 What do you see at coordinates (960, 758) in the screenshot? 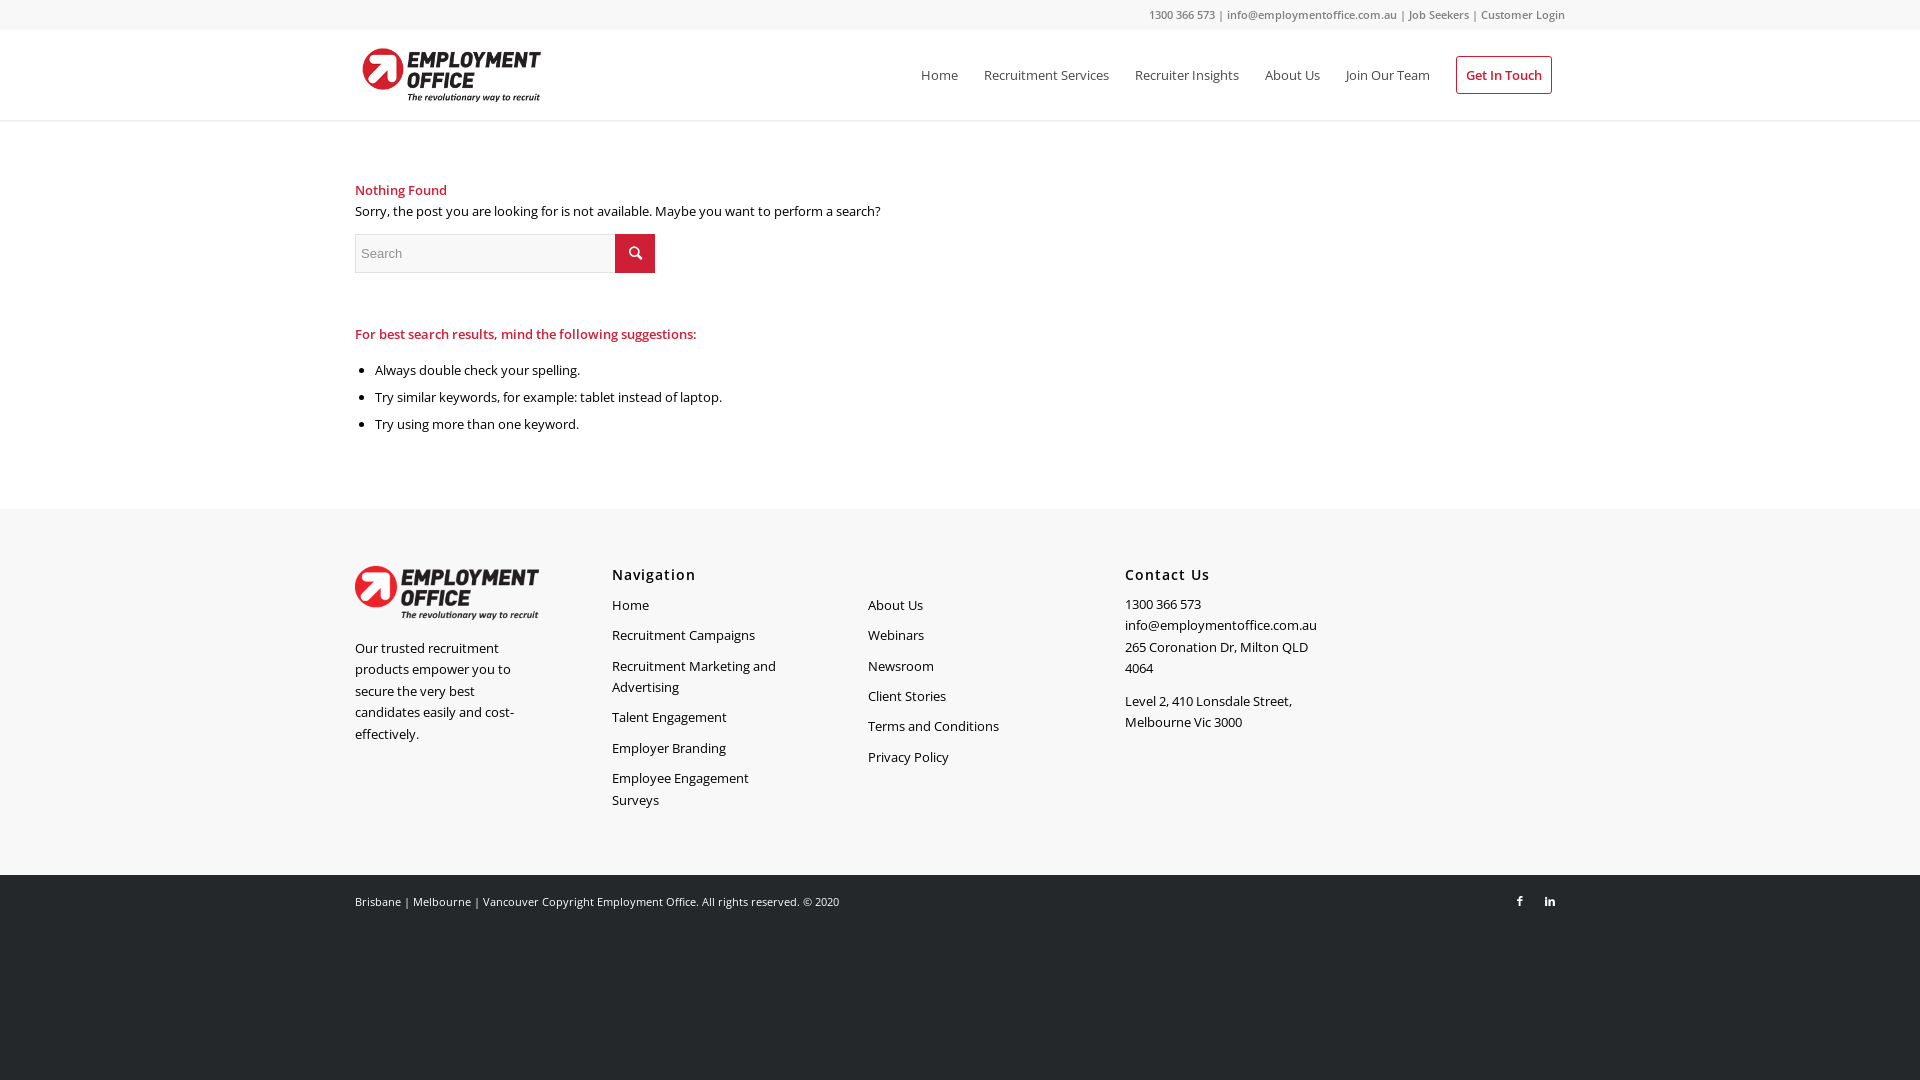
I see `'Privacy Policy'` at bounding box center [960, 758].